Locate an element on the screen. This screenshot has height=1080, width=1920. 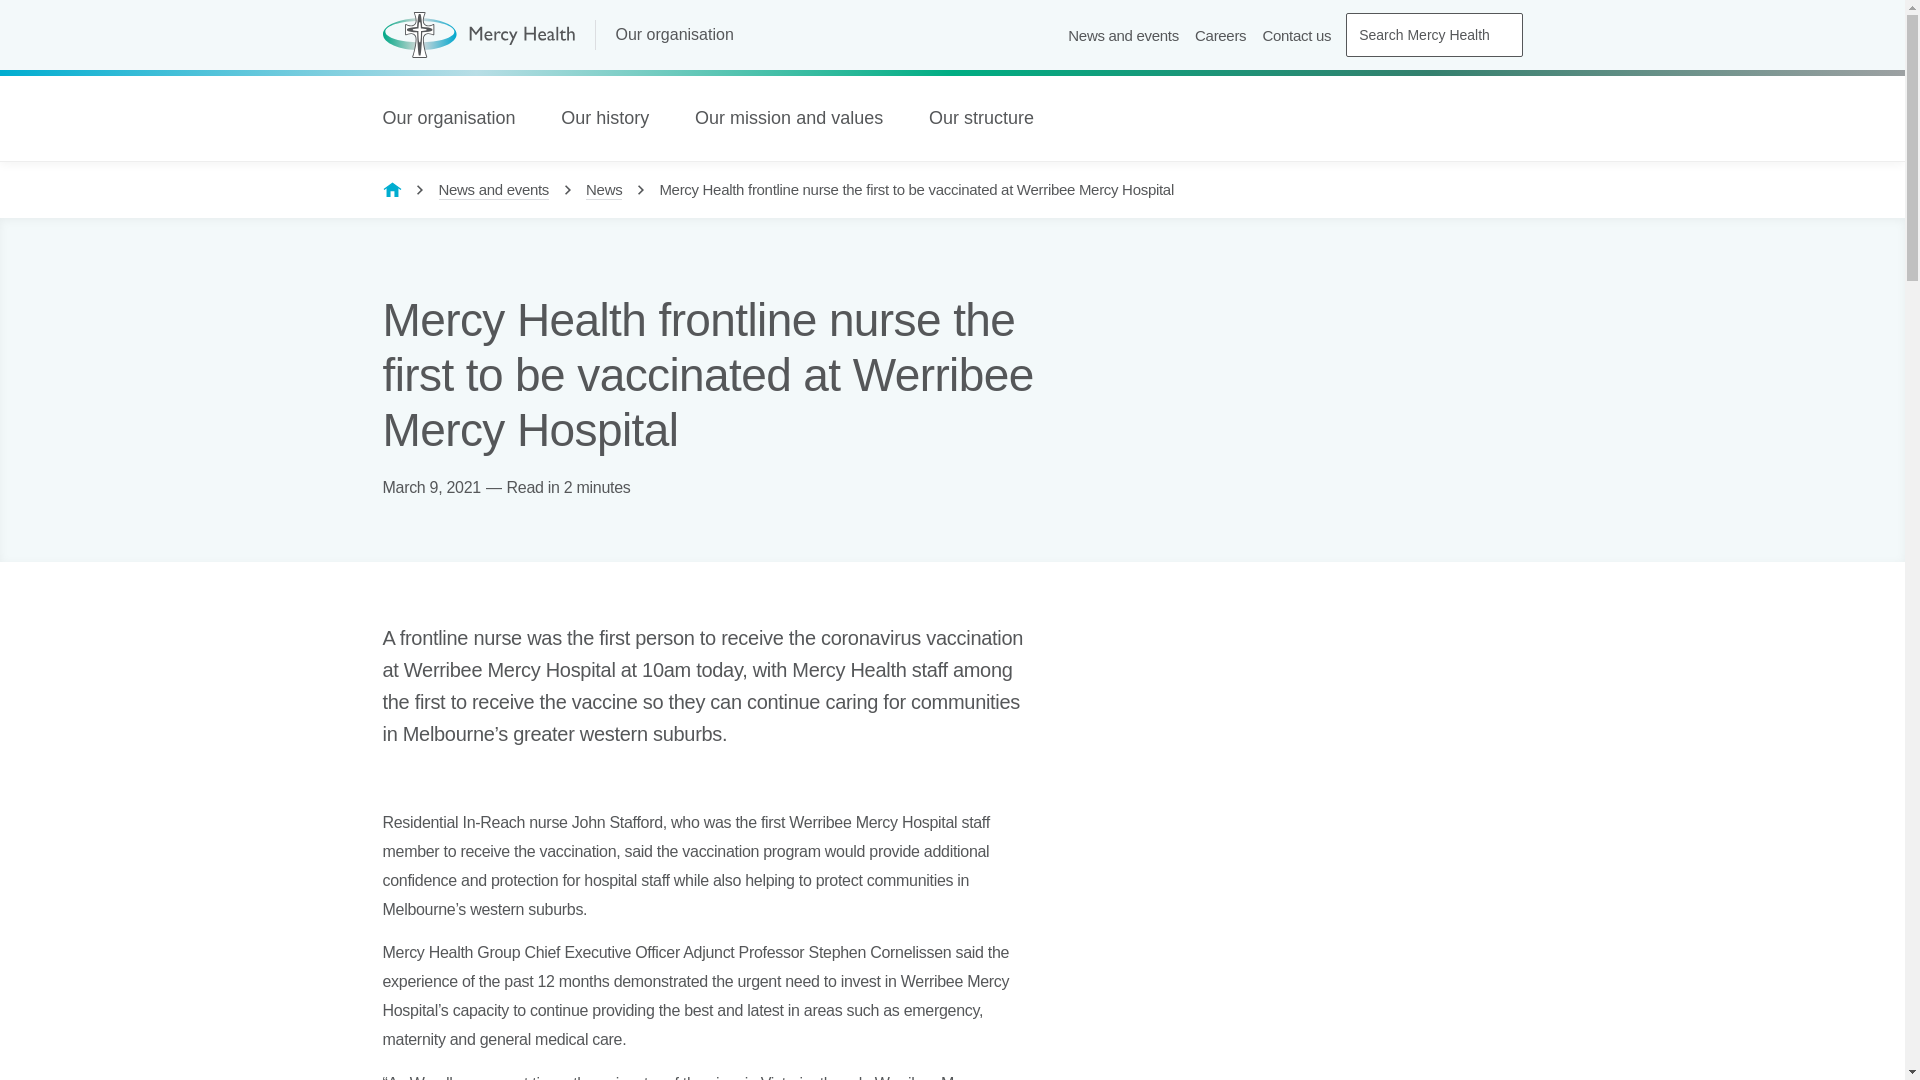
'Our mission and values' is located at coordinates (795, 118).